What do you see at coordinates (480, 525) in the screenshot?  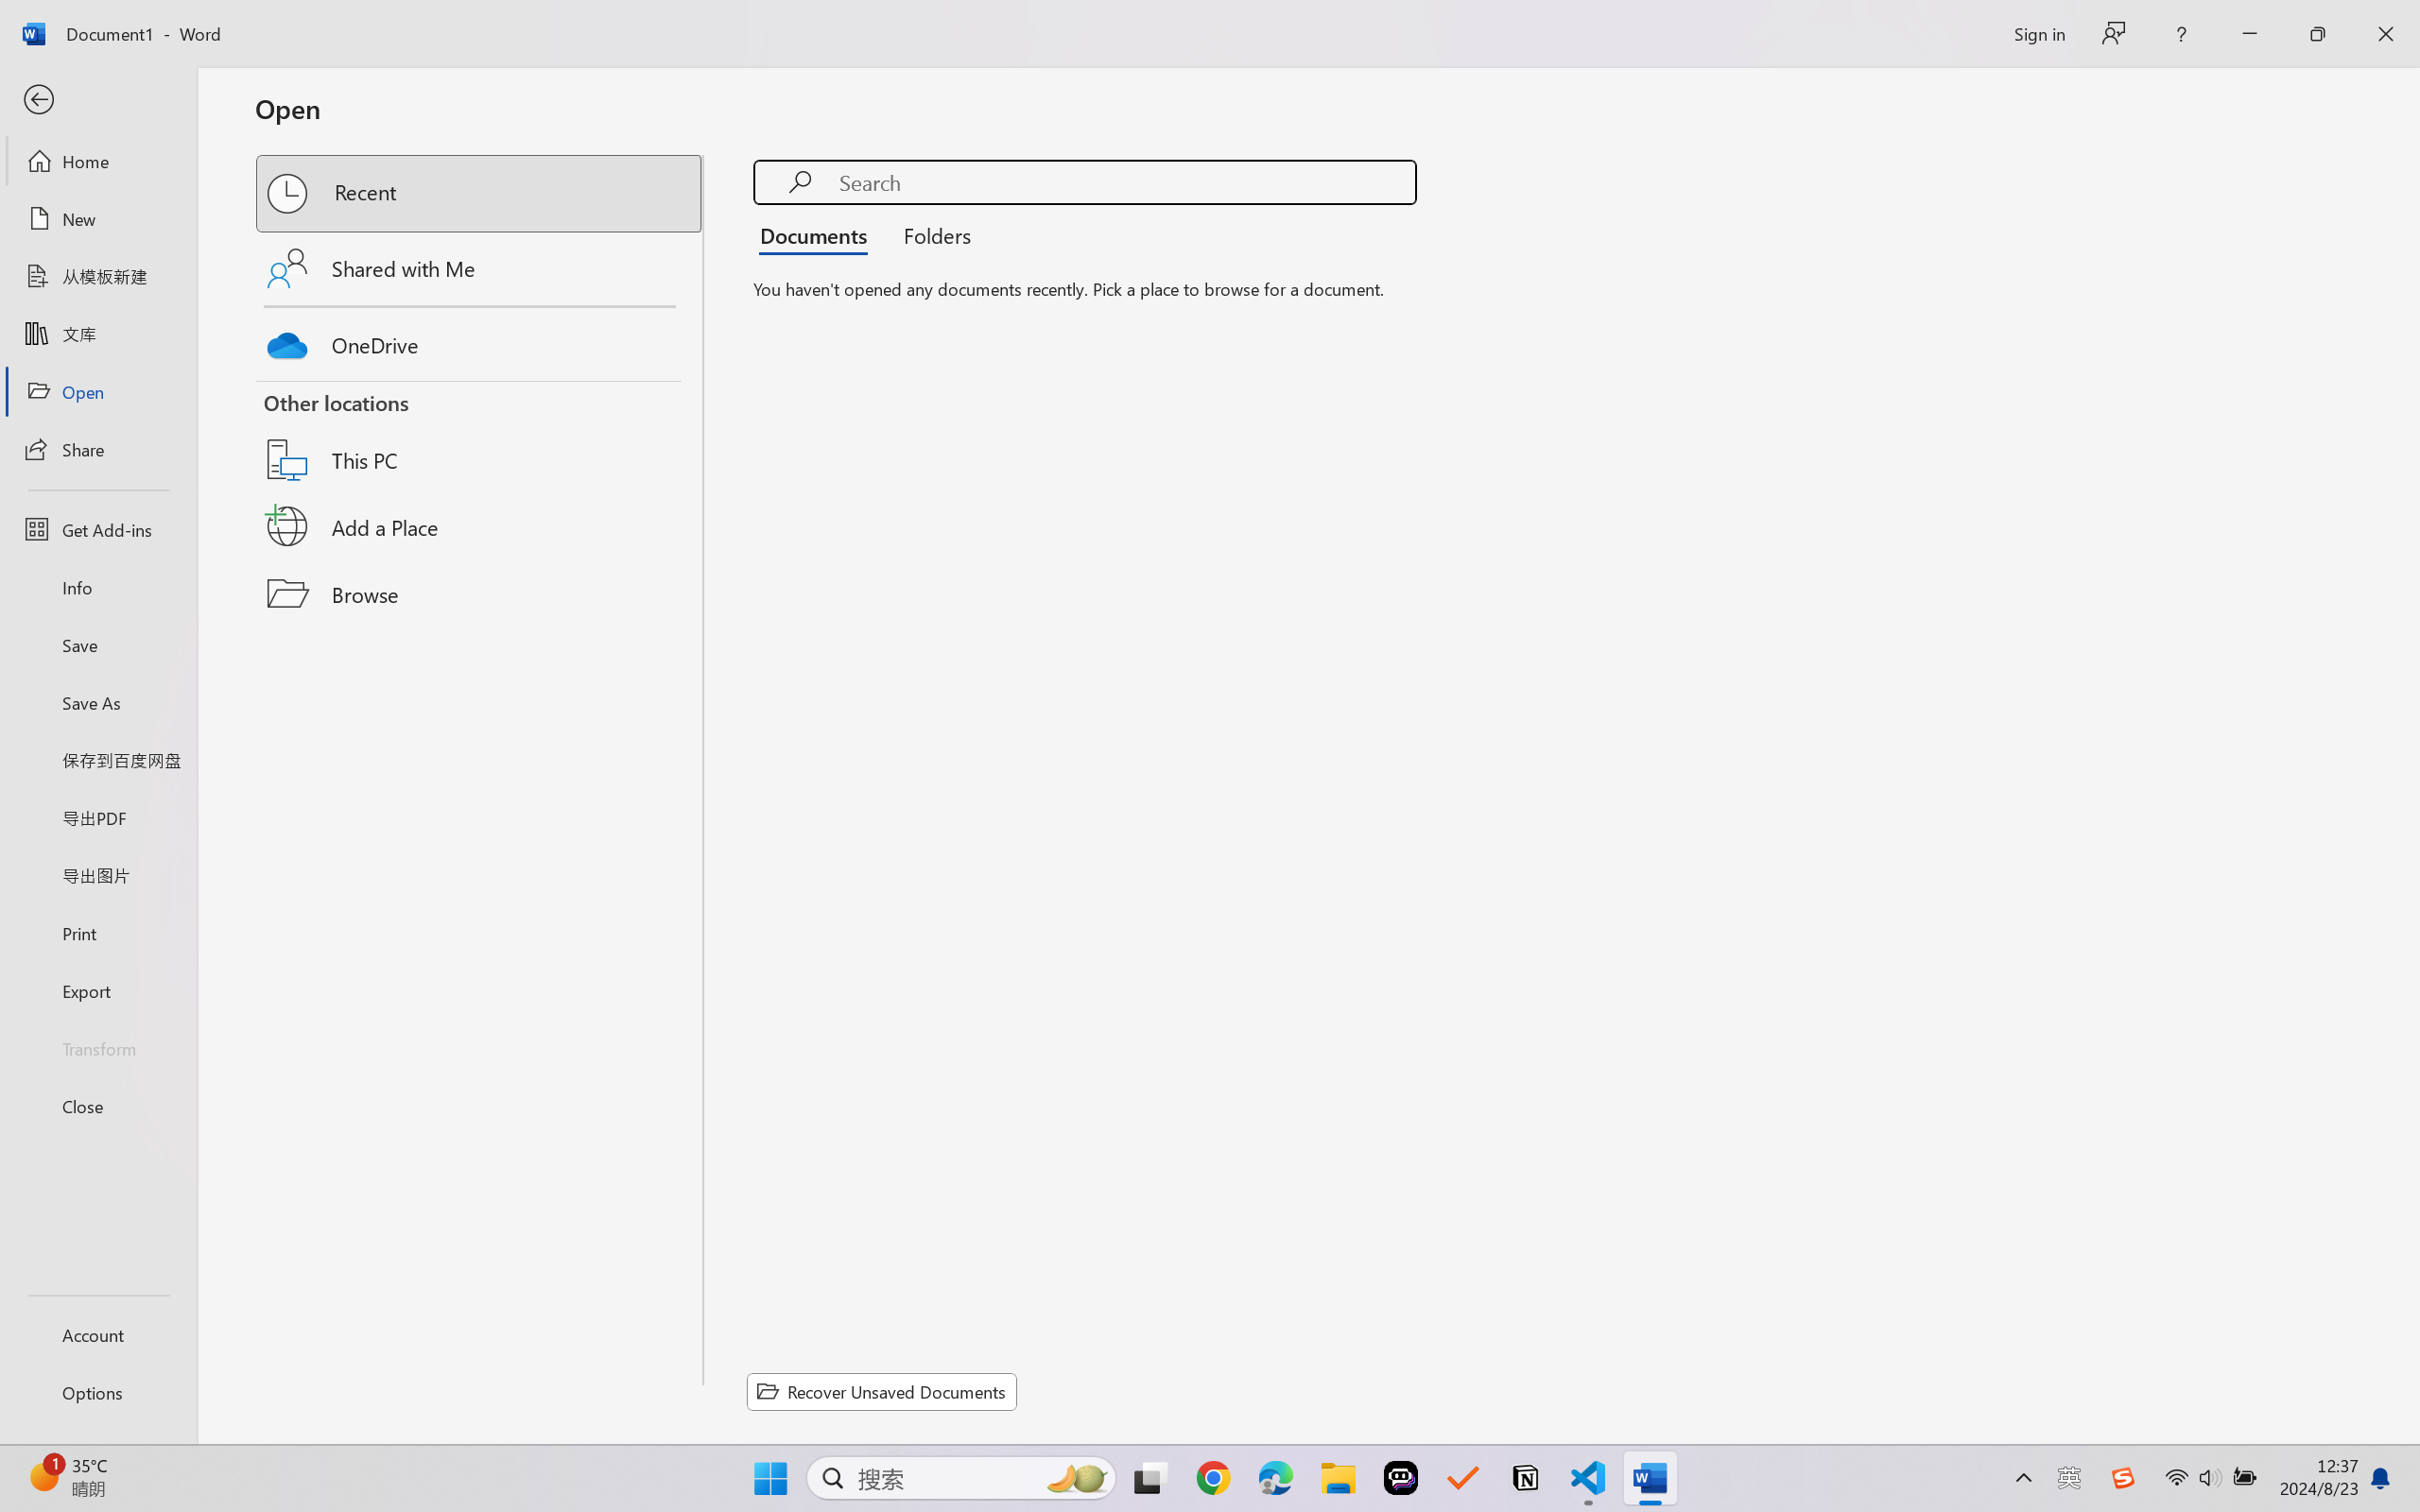 I see `'Add a Place'` at bounding box center [480, 525].